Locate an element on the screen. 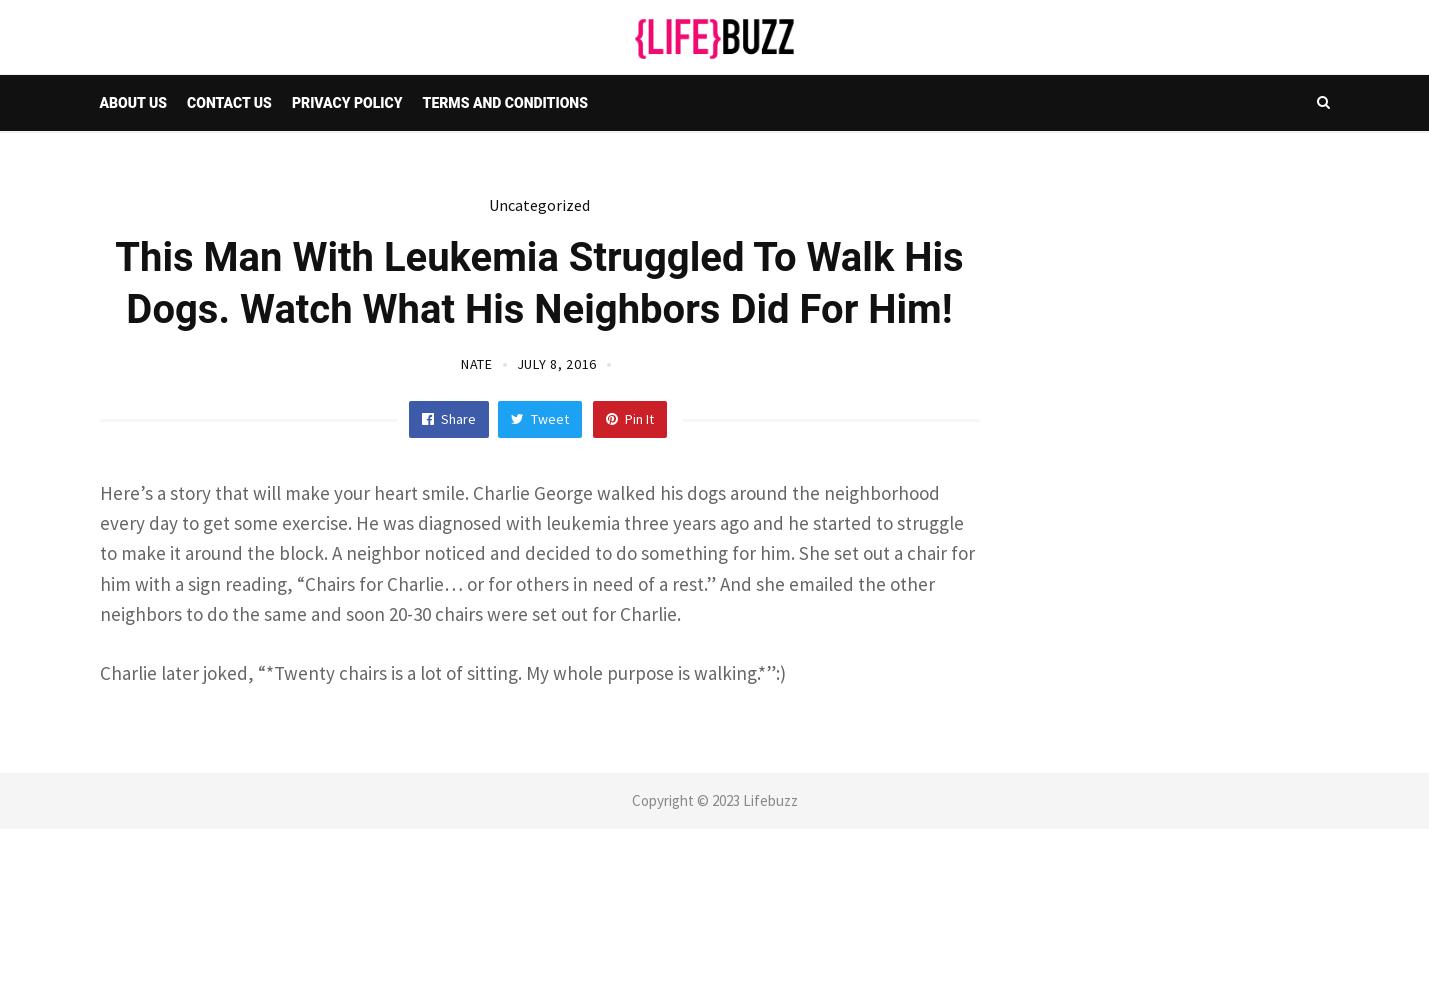  'Nate' is located at coordinates (474, 362).